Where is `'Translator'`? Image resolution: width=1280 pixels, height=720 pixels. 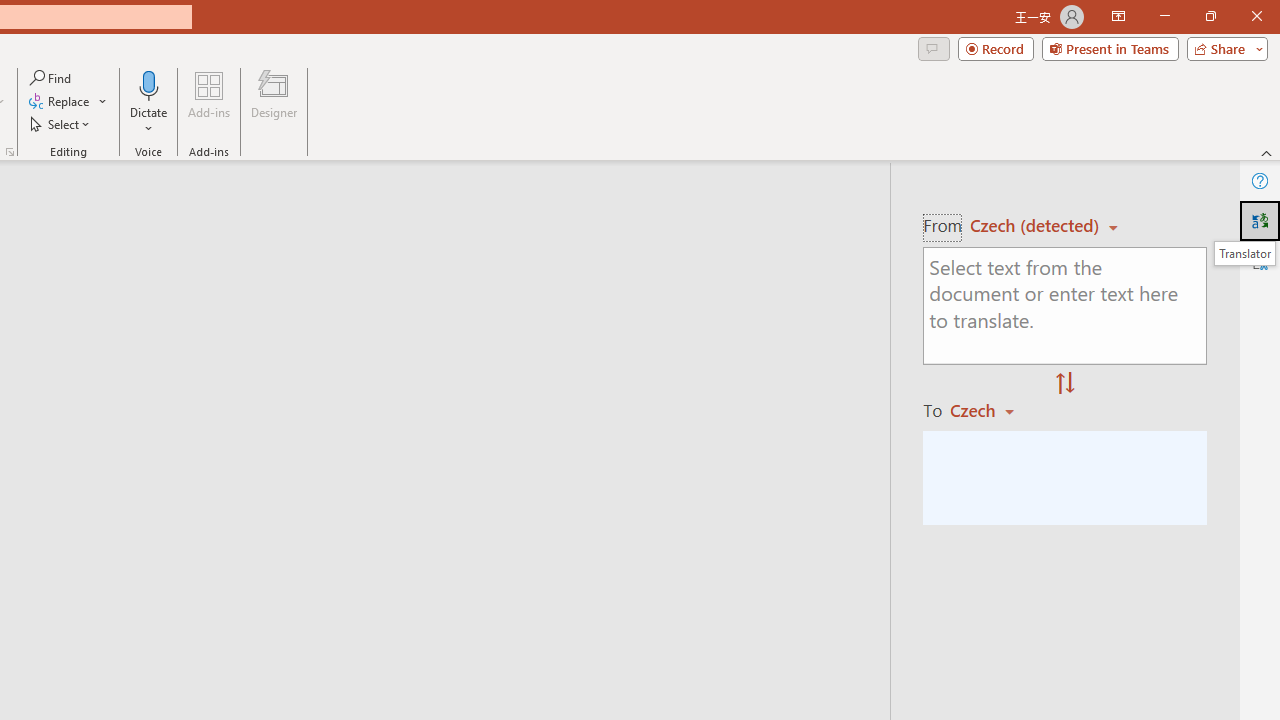 'Translator' is located at coordinates (1259, 221).